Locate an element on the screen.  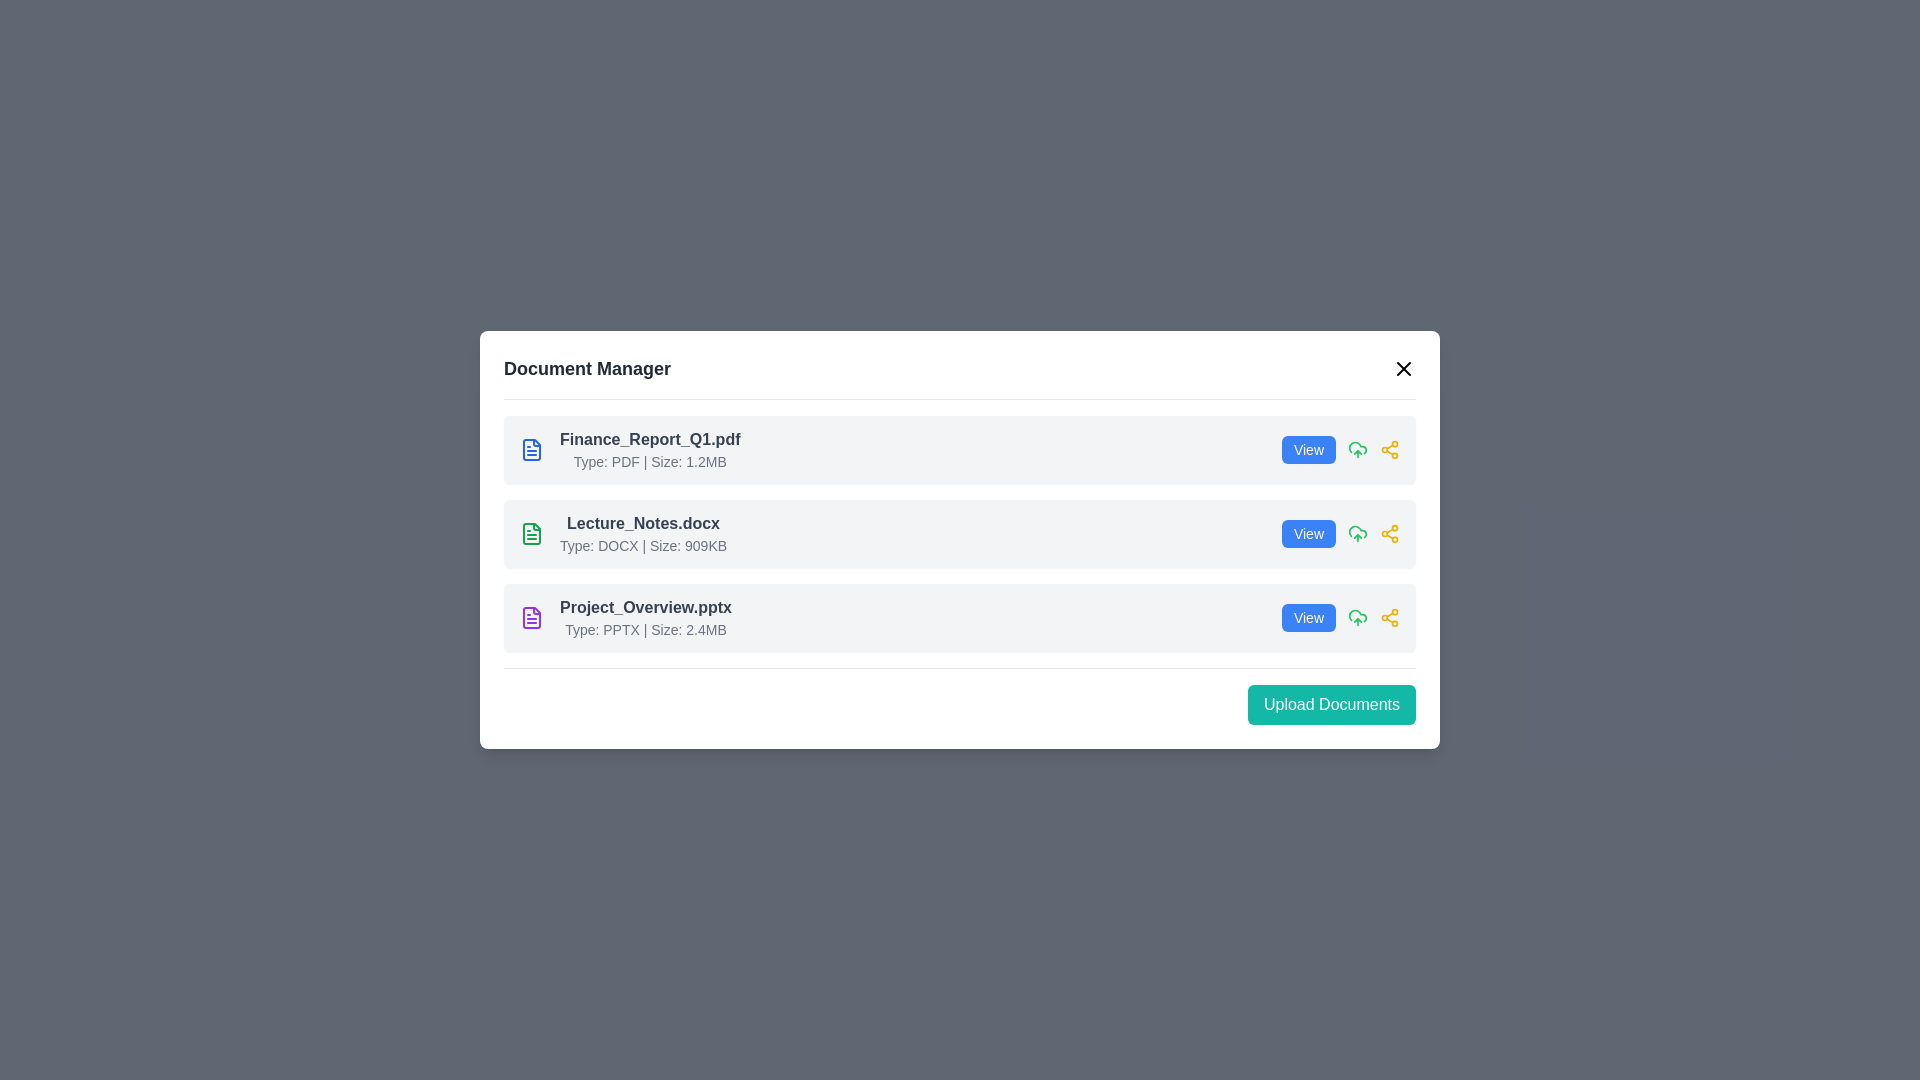
the button with a teal background and white text that reads 'Upload Documents' is located at coordinates (1331, 704).